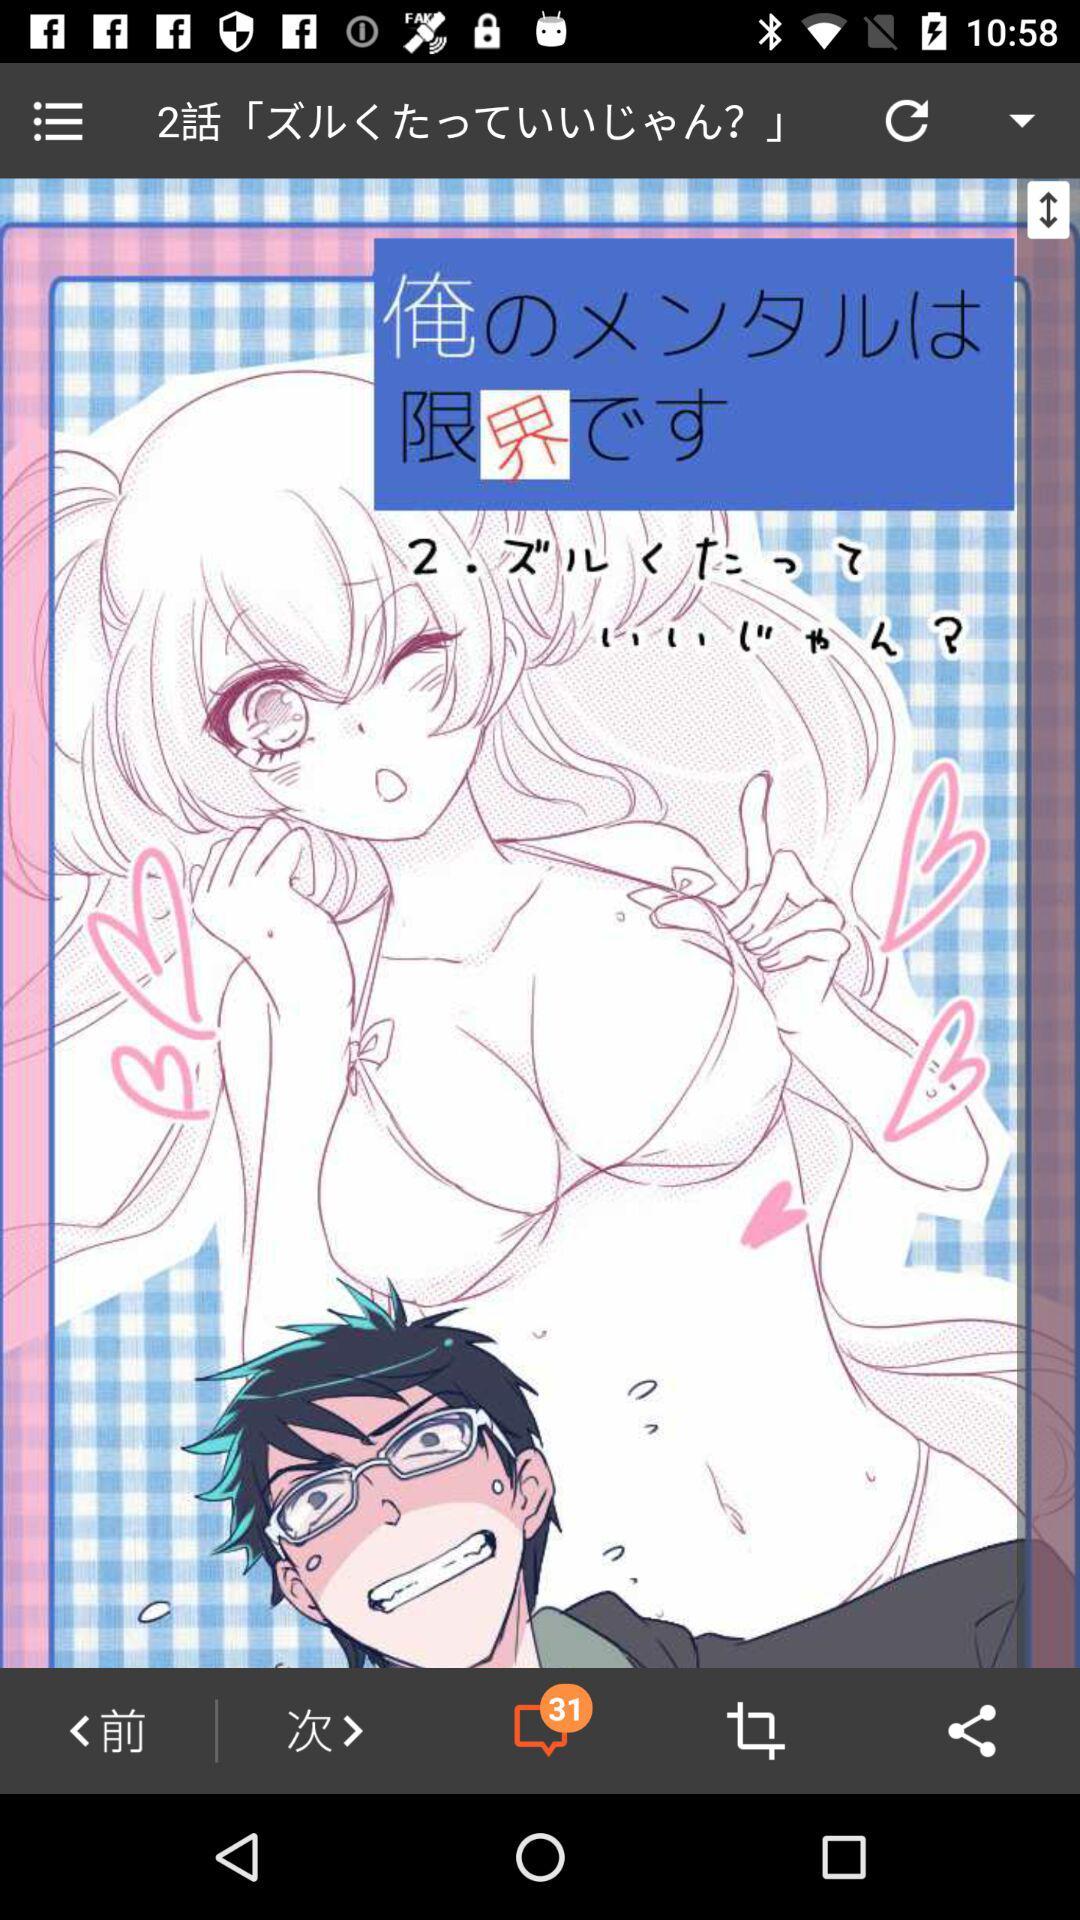 The width and height of the screenshot is (1080, 1920). Describe the element at coordinates (56, 119) in the screenshot. I see `the list icon` at that location.